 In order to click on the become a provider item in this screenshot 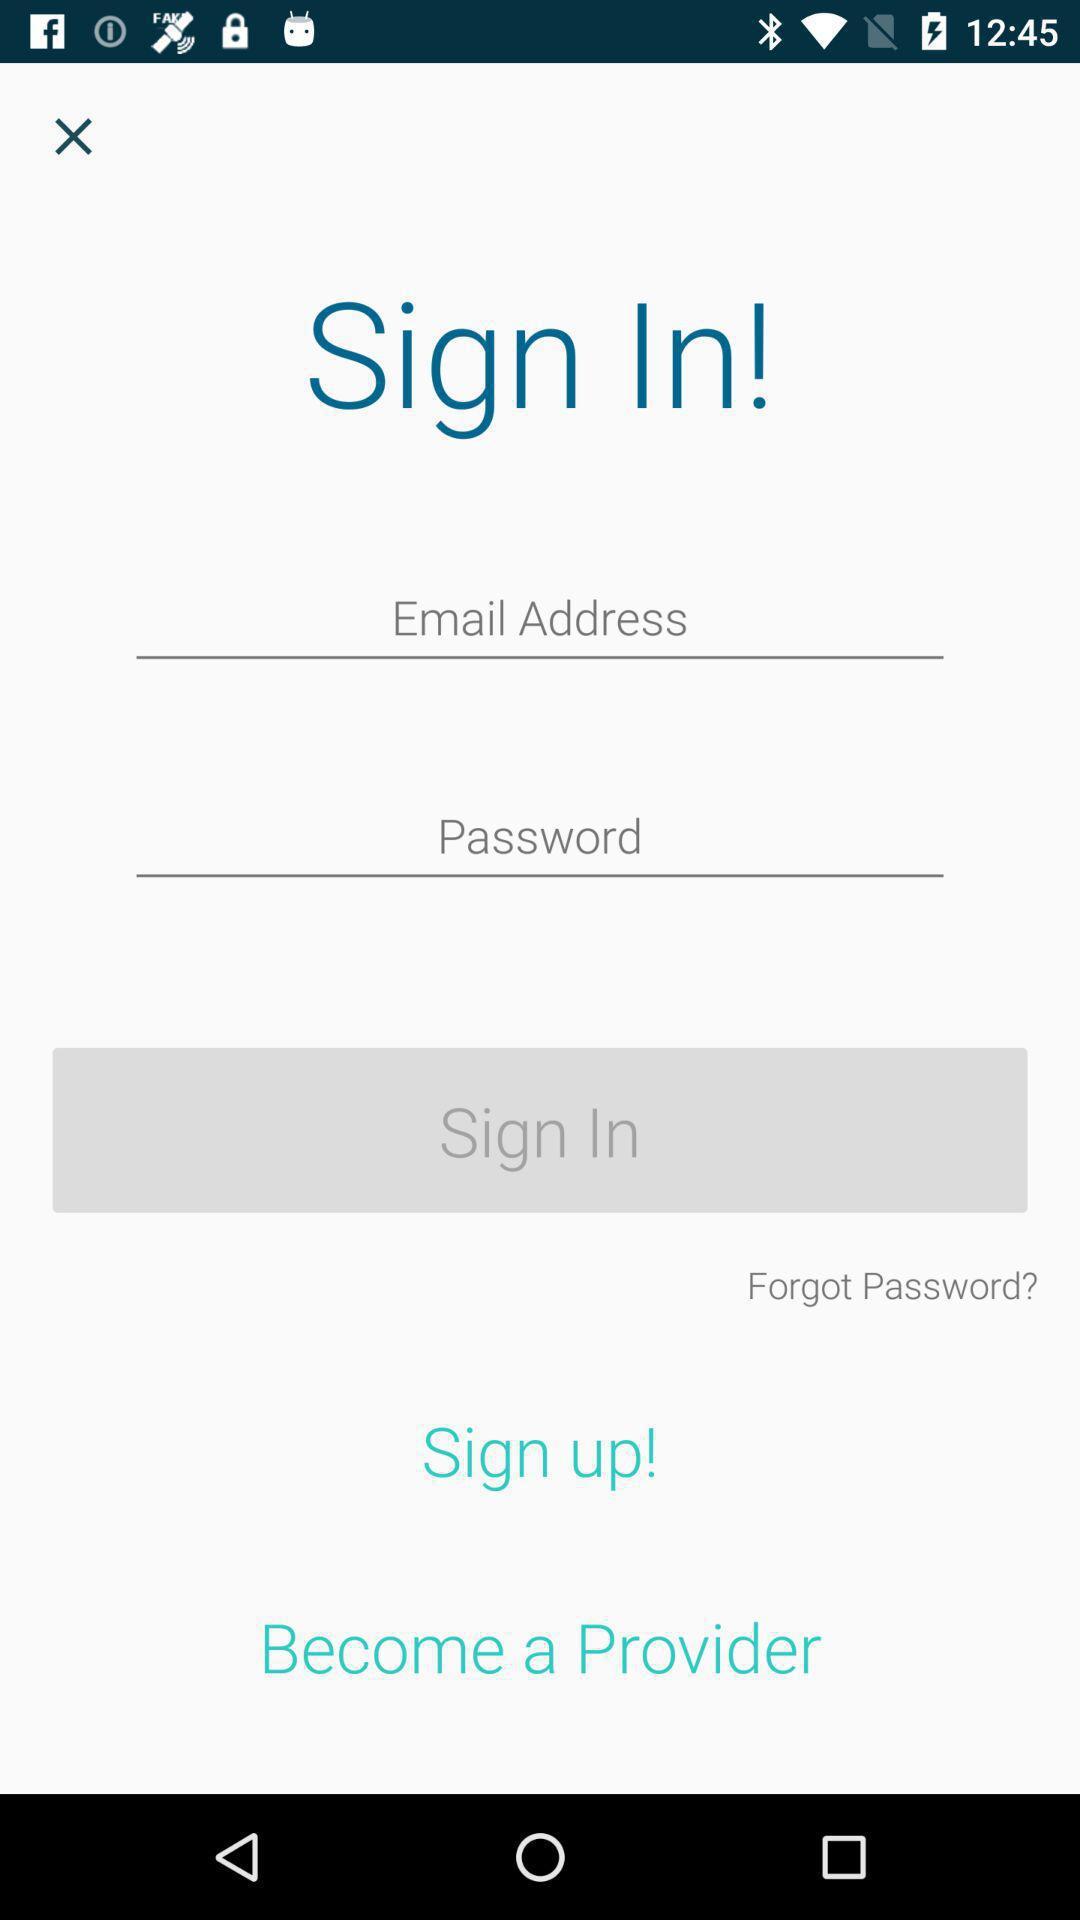, I will do `click(540, 1646)`.